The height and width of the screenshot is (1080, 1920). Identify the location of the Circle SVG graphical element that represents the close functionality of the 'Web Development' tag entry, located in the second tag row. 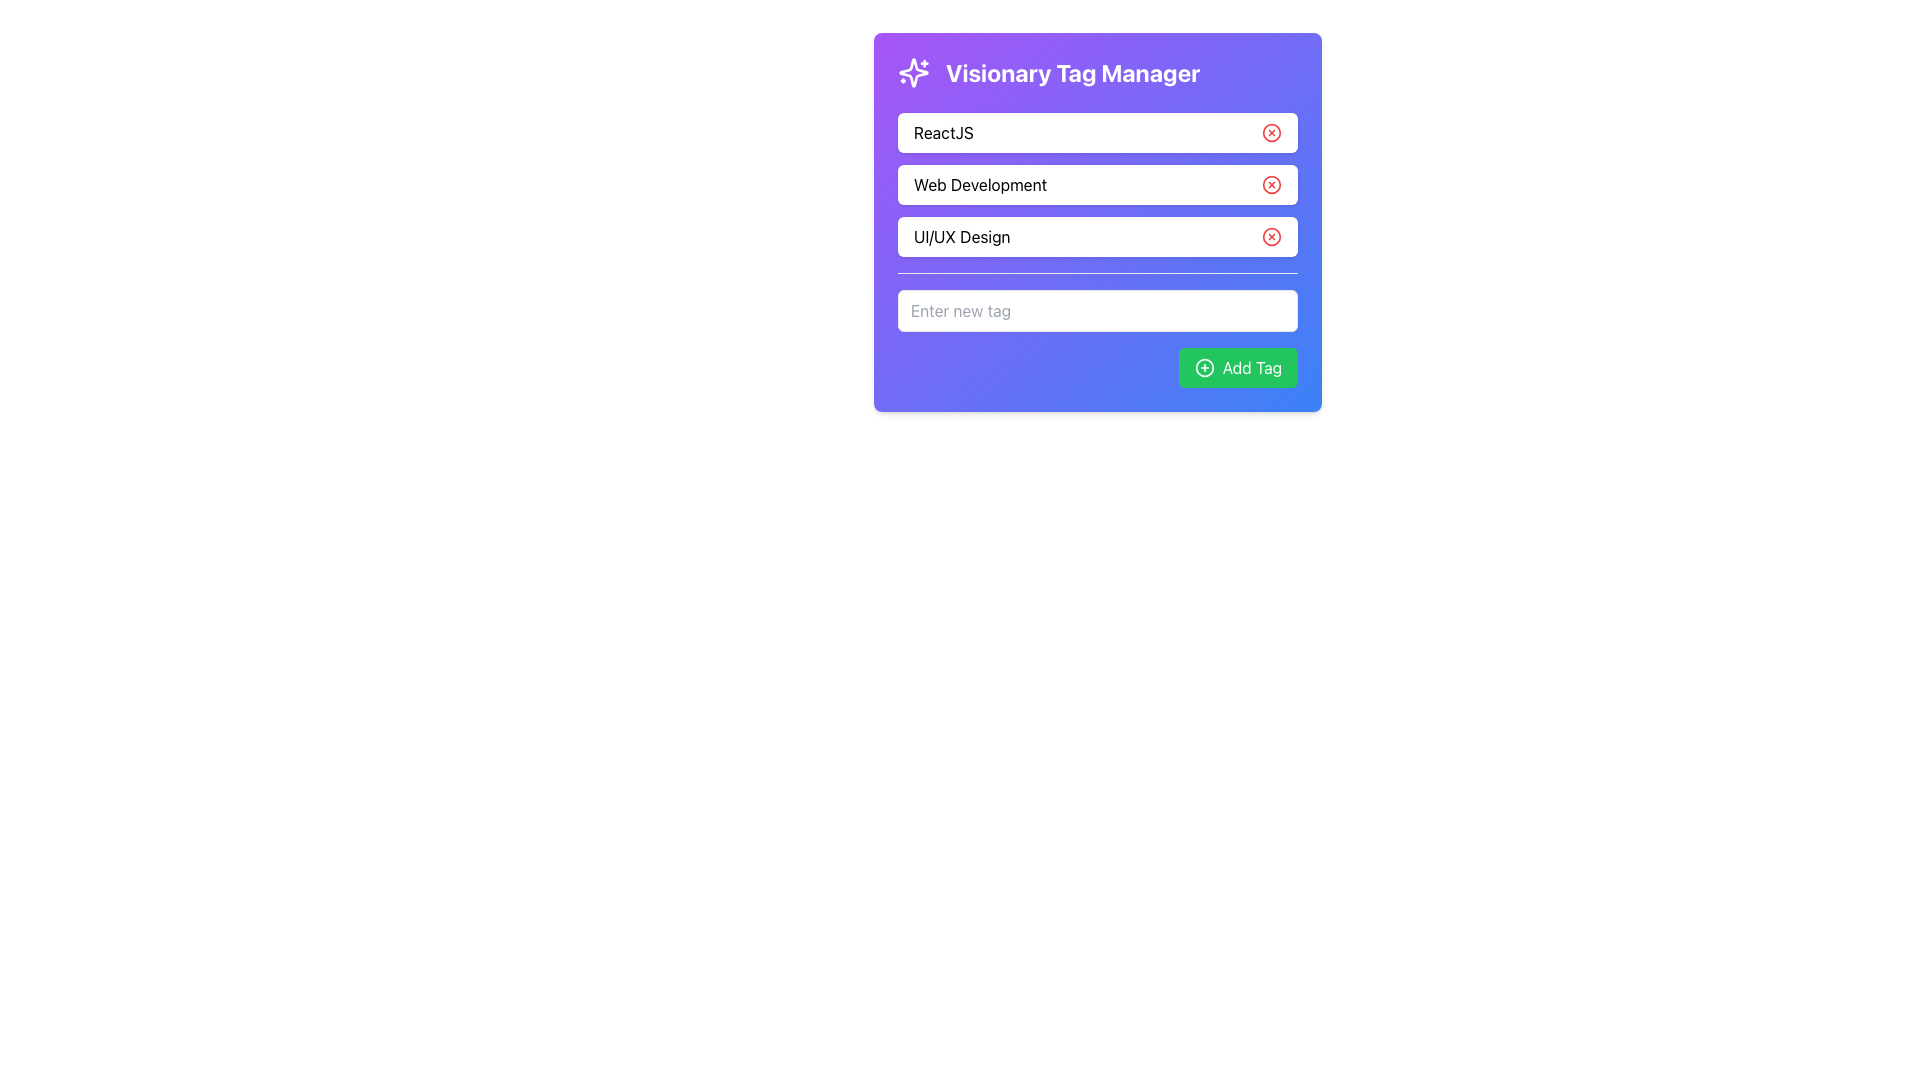
(1271, 185).